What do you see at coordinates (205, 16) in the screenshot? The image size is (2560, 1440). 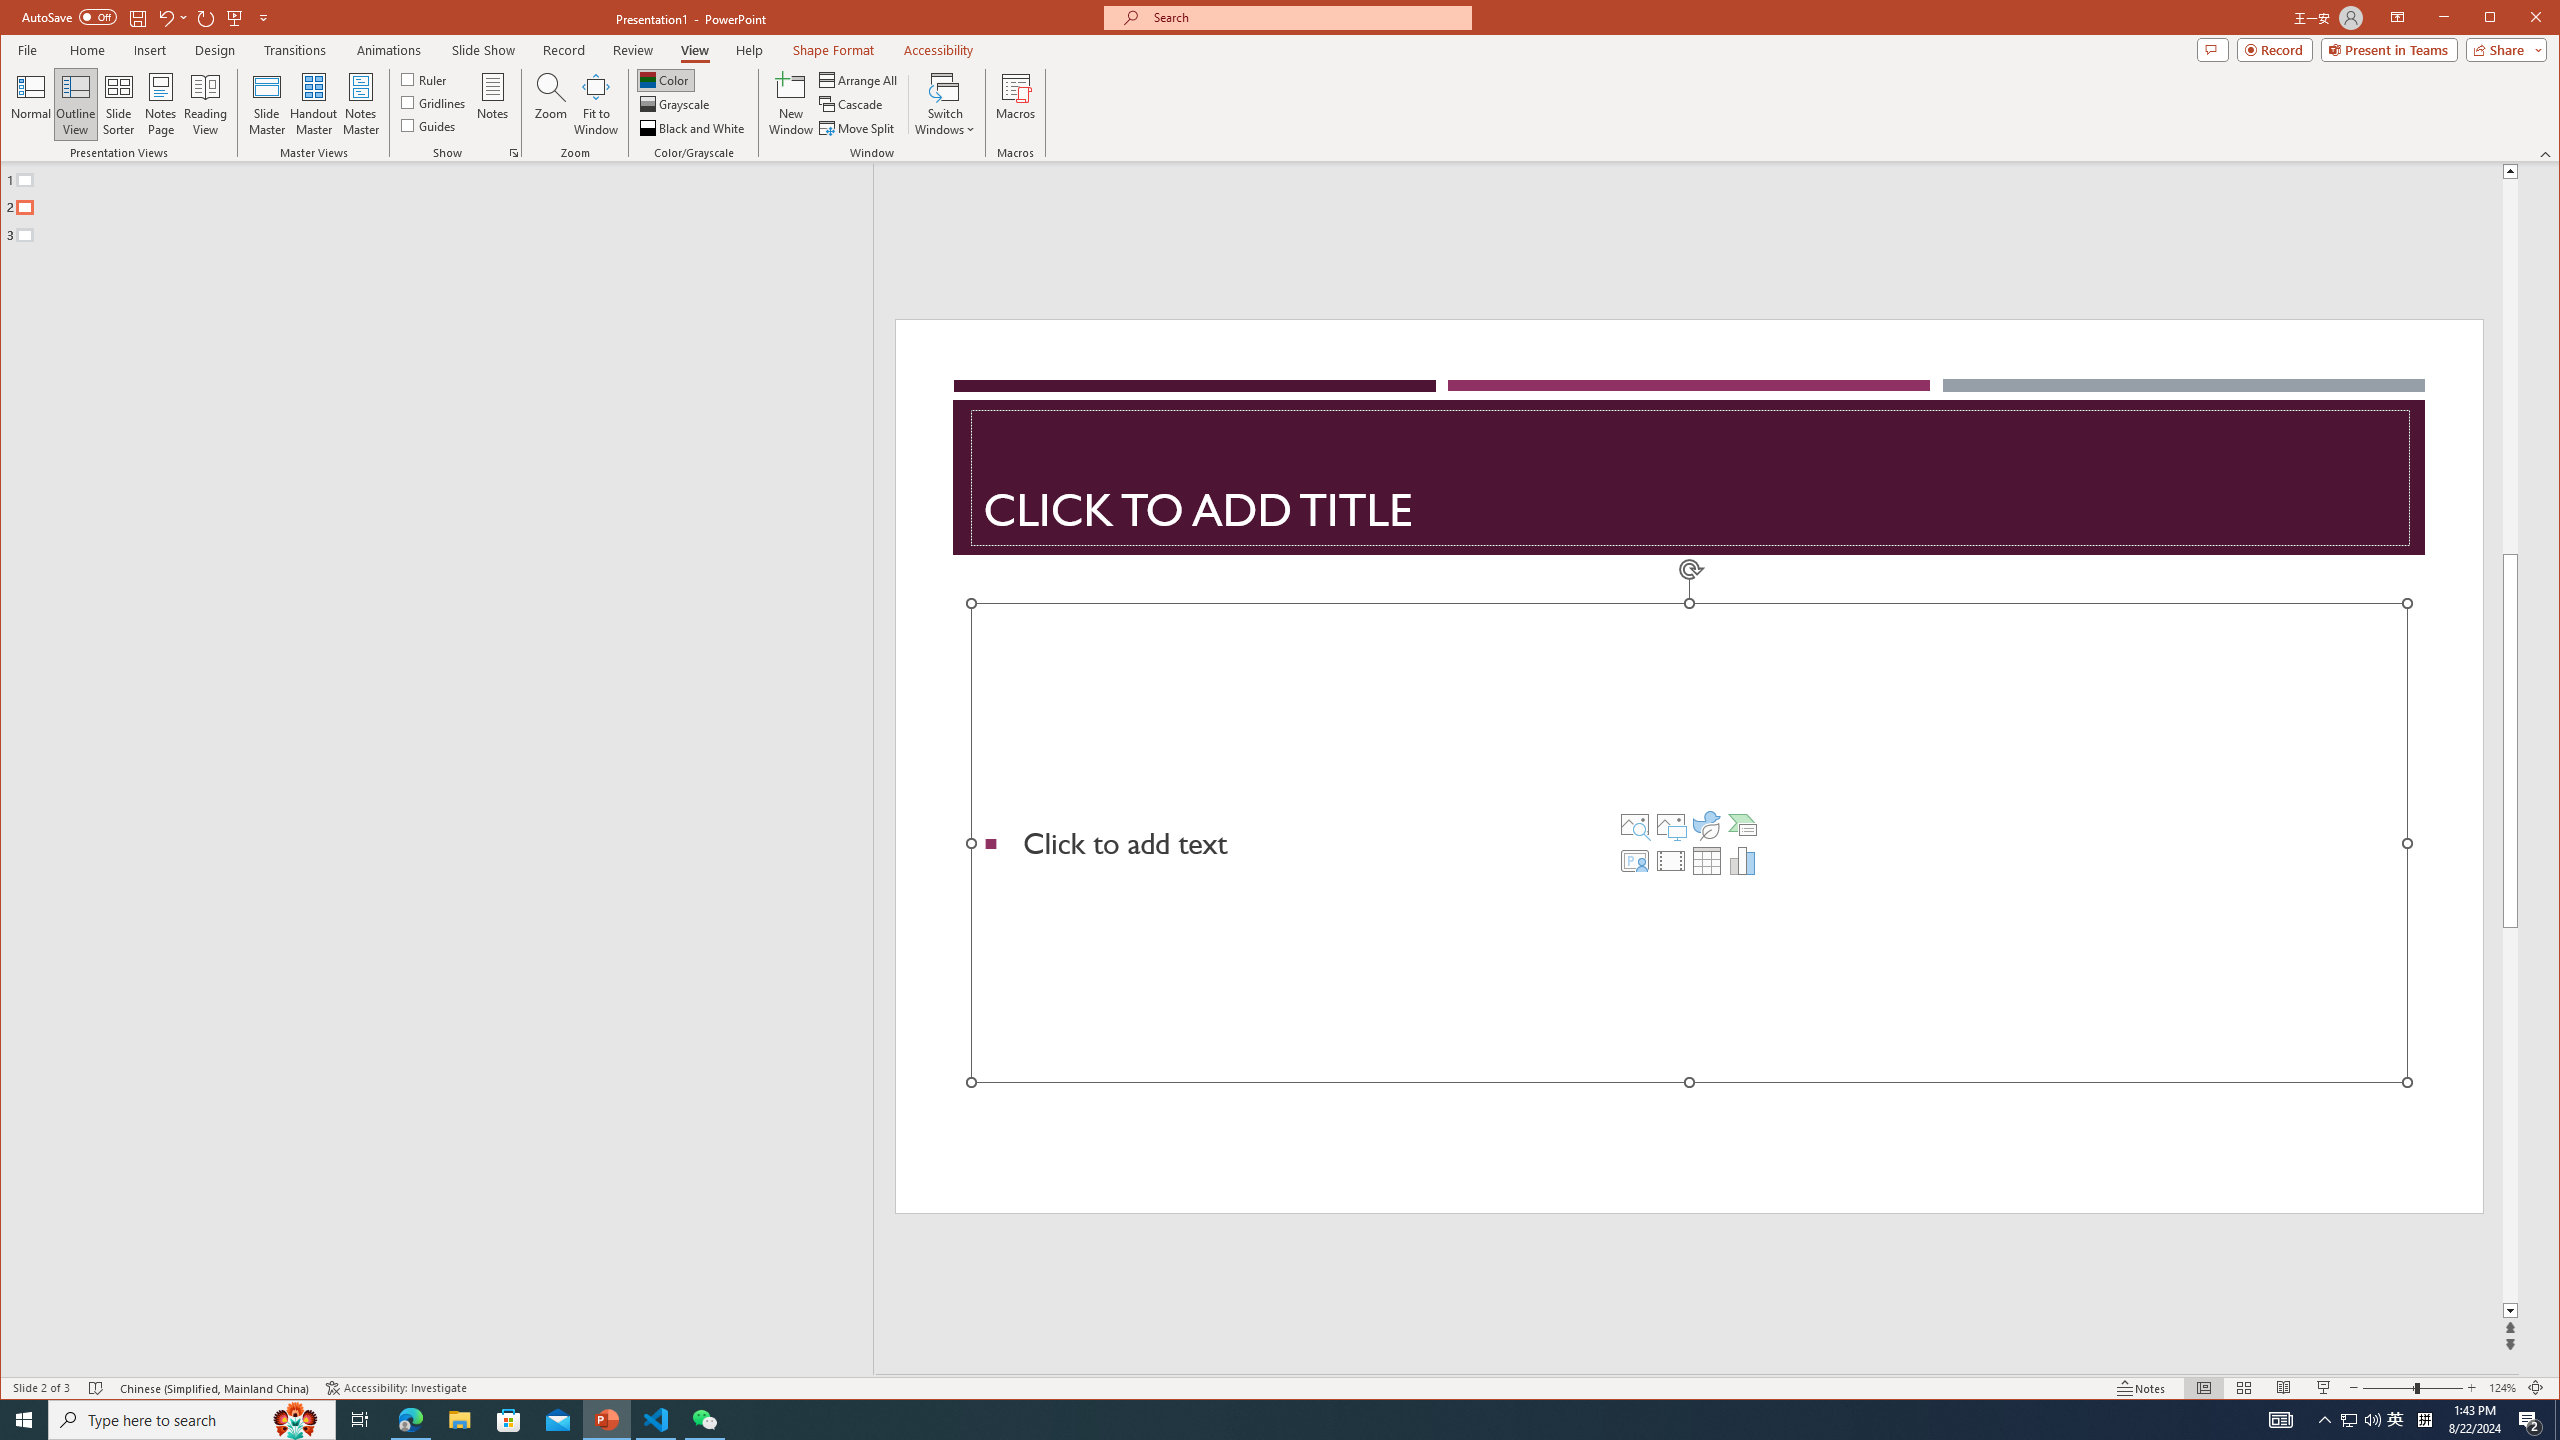 I see `'Transitions'` at bounding box center [205, 16].